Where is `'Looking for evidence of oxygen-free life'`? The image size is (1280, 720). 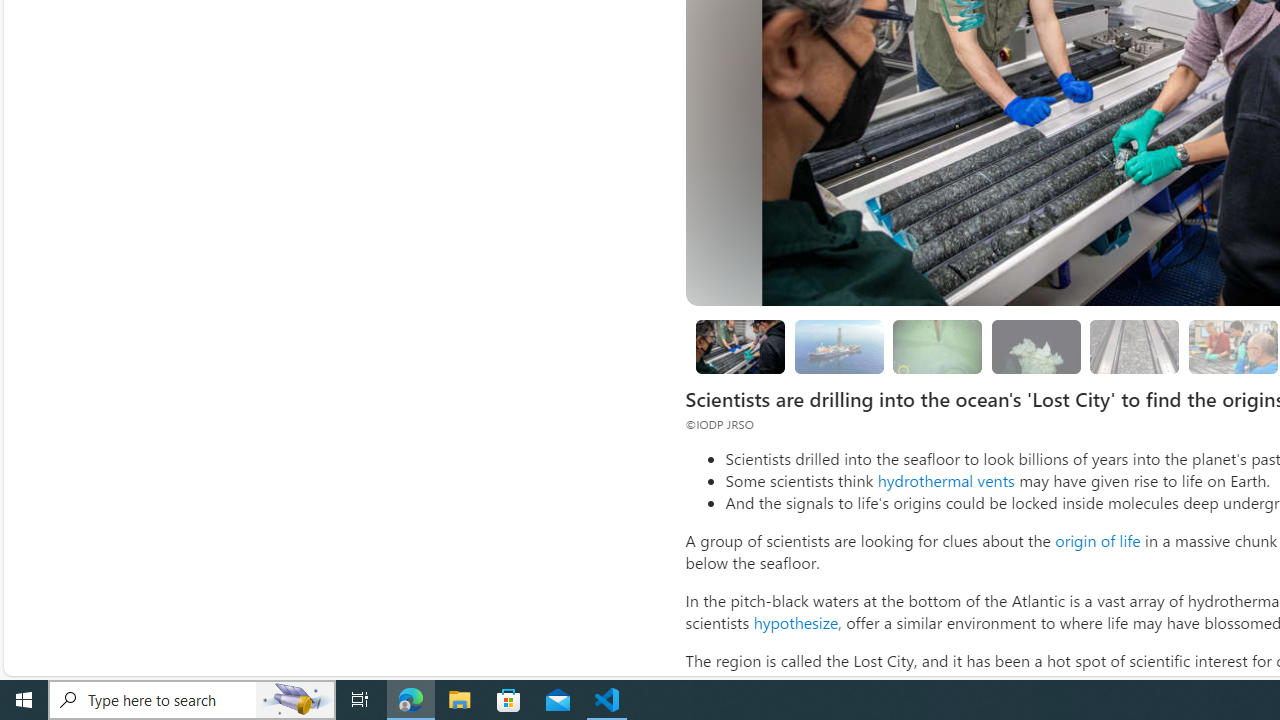 'Looking for evidence of oxygen-free life' is located at coordinates (1231, 345).